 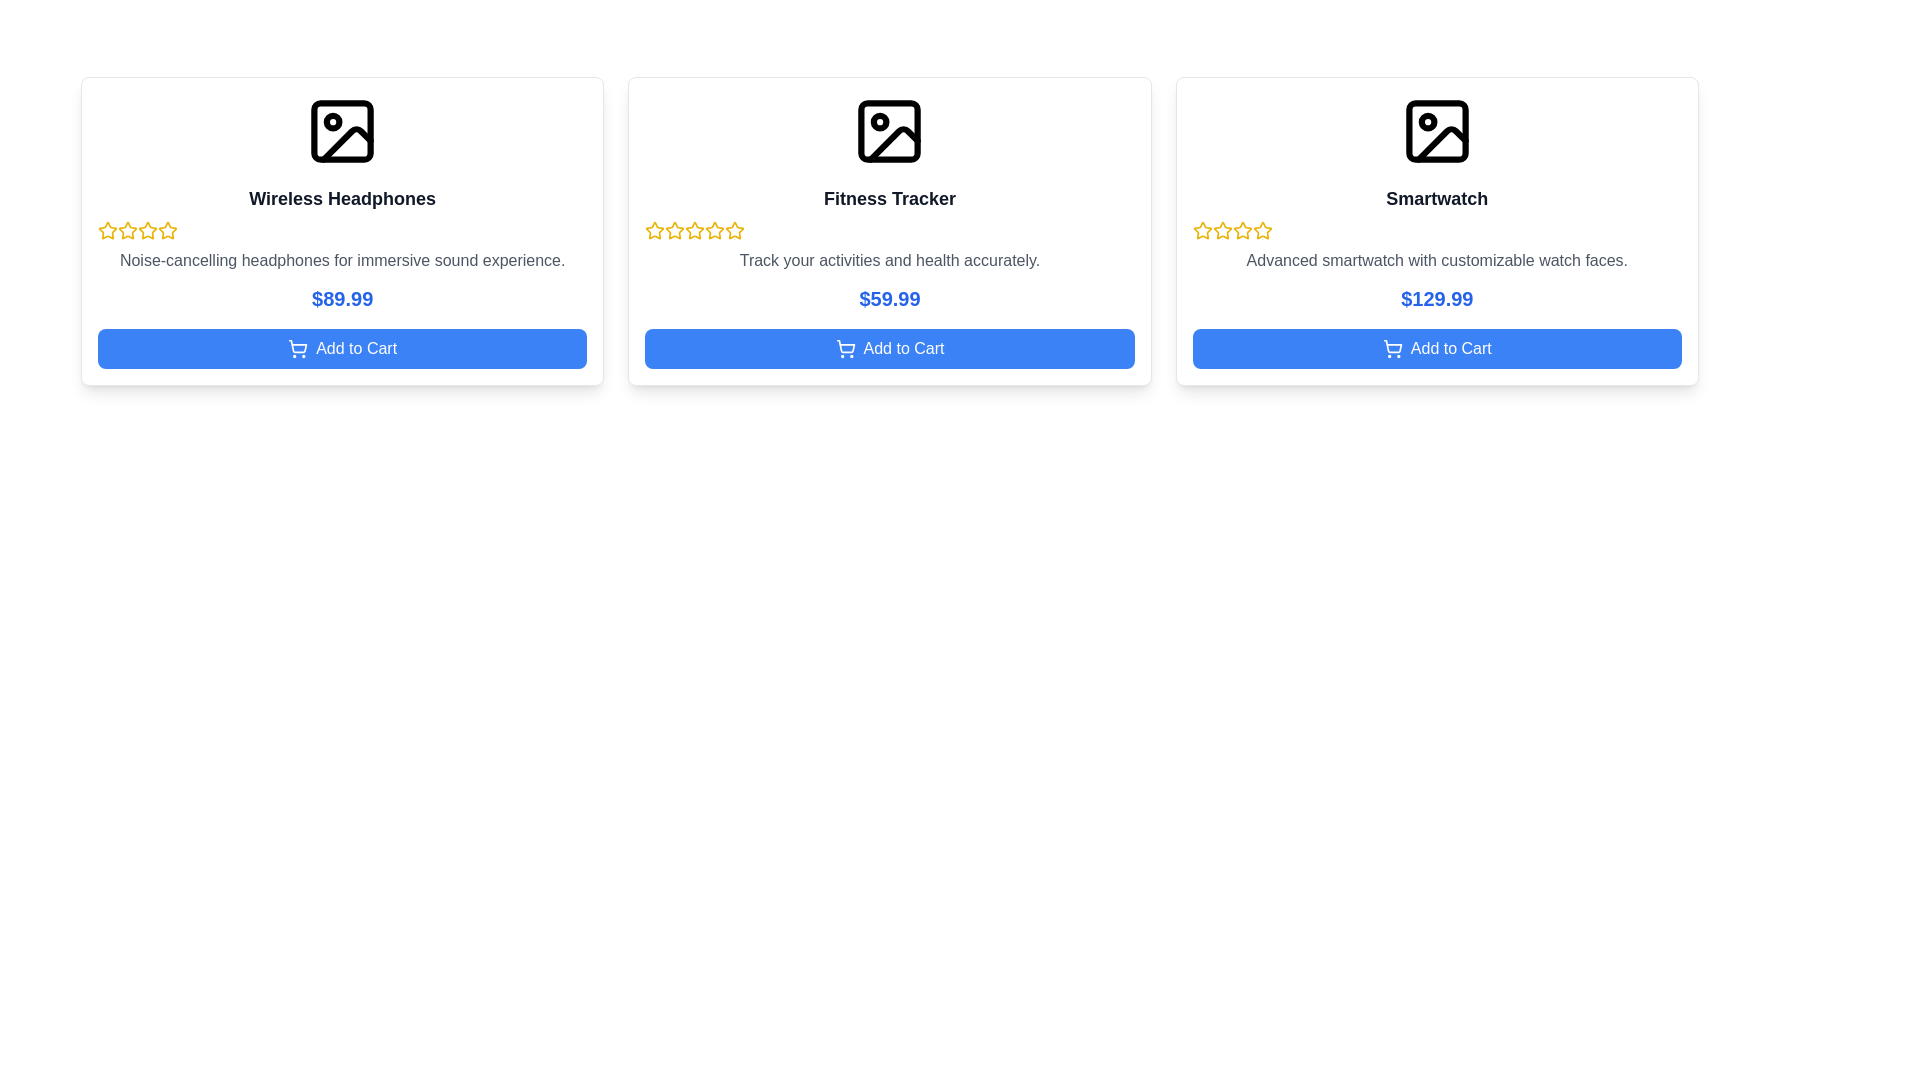 I want to click on the text label displaying 'Smartwatch' in bold font, located below the image icon in the rightmost card of three cards, so click(x=1436, y=199).